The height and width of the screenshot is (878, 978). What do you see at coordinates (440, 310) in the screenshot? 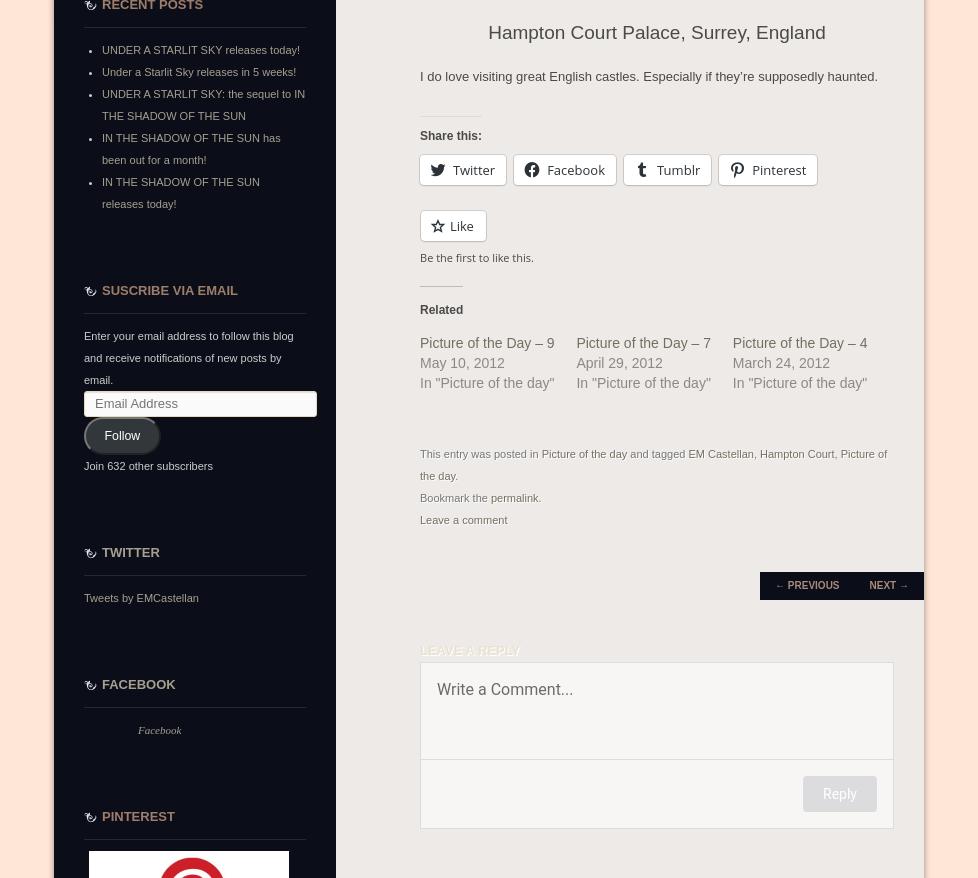
I see `'Related'` at bounding box center [440, 310].